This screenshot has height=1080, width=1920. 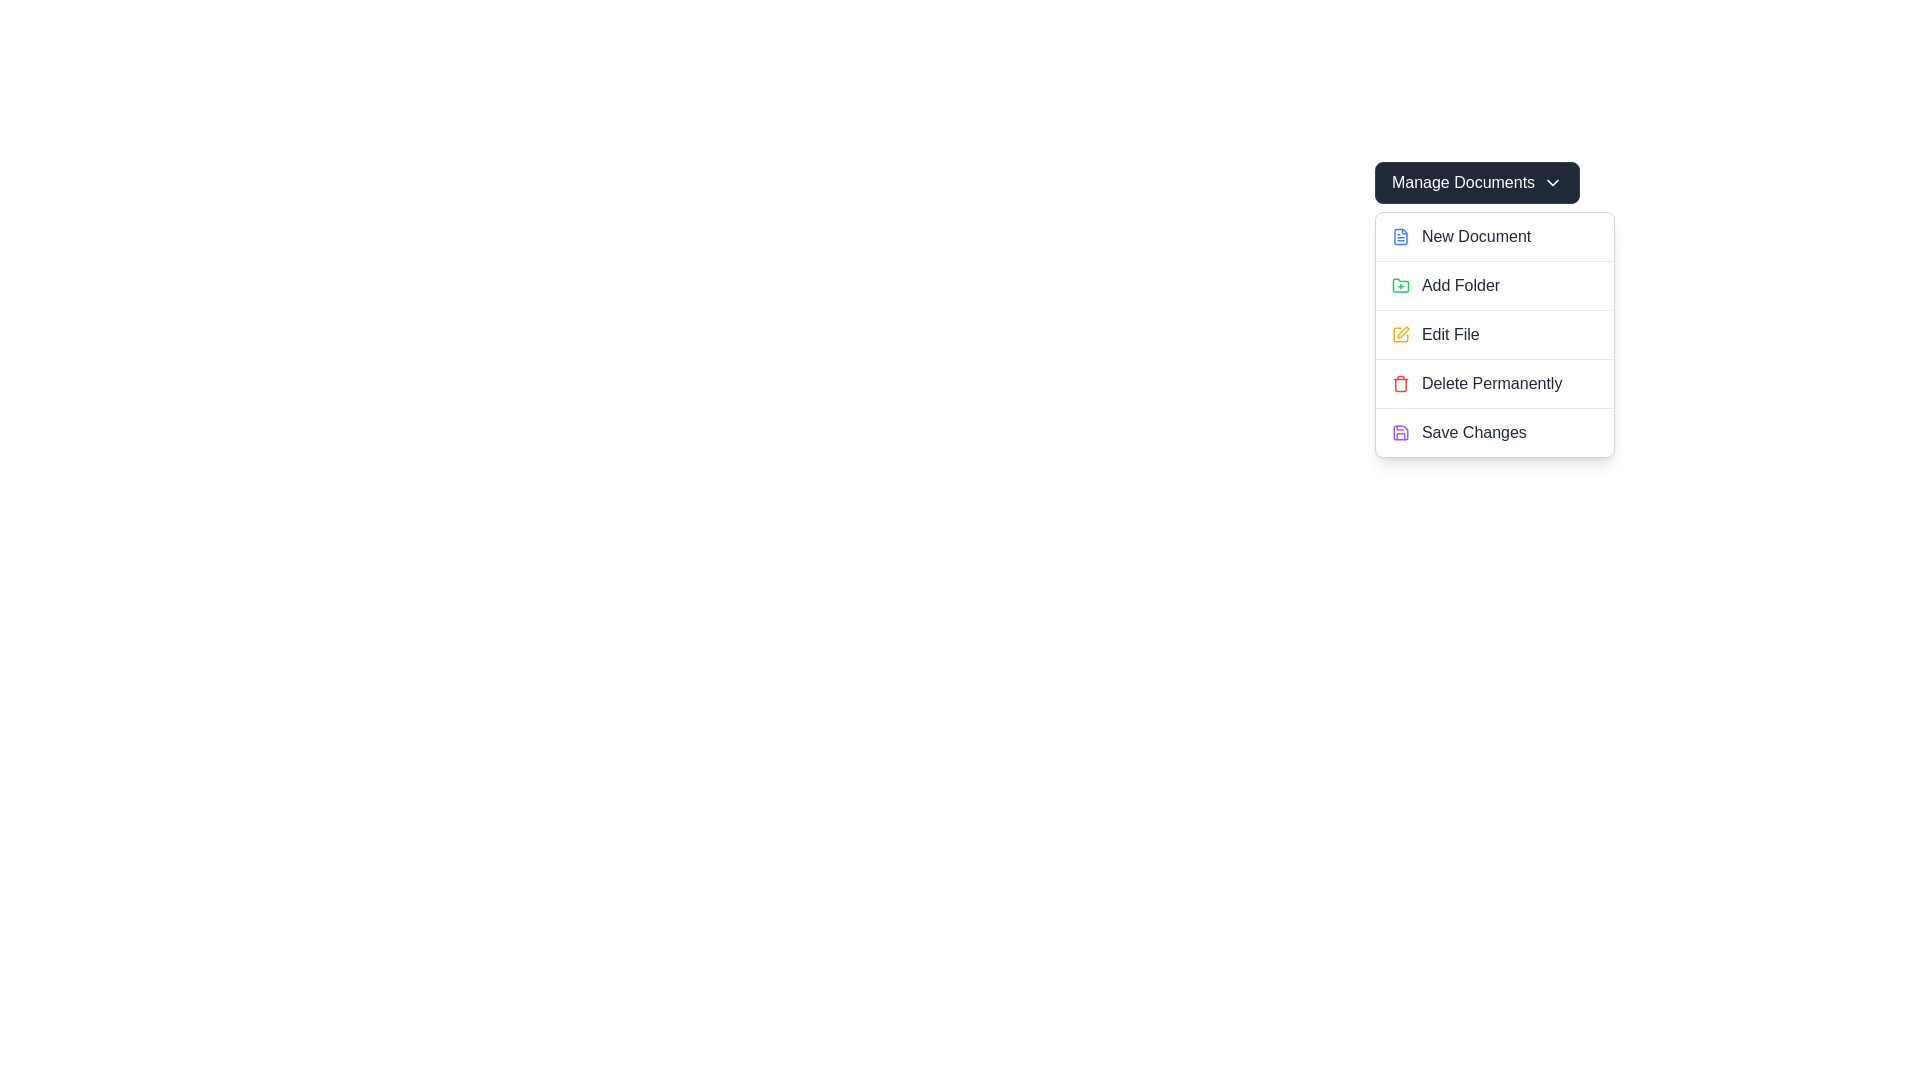 What do you see at coordinates (1492, 384) in the screenshot?
I see `the 'Delete Permanently' text label in the 'Manage Documents' dropdown menu` at bounding box center [1492, 384].